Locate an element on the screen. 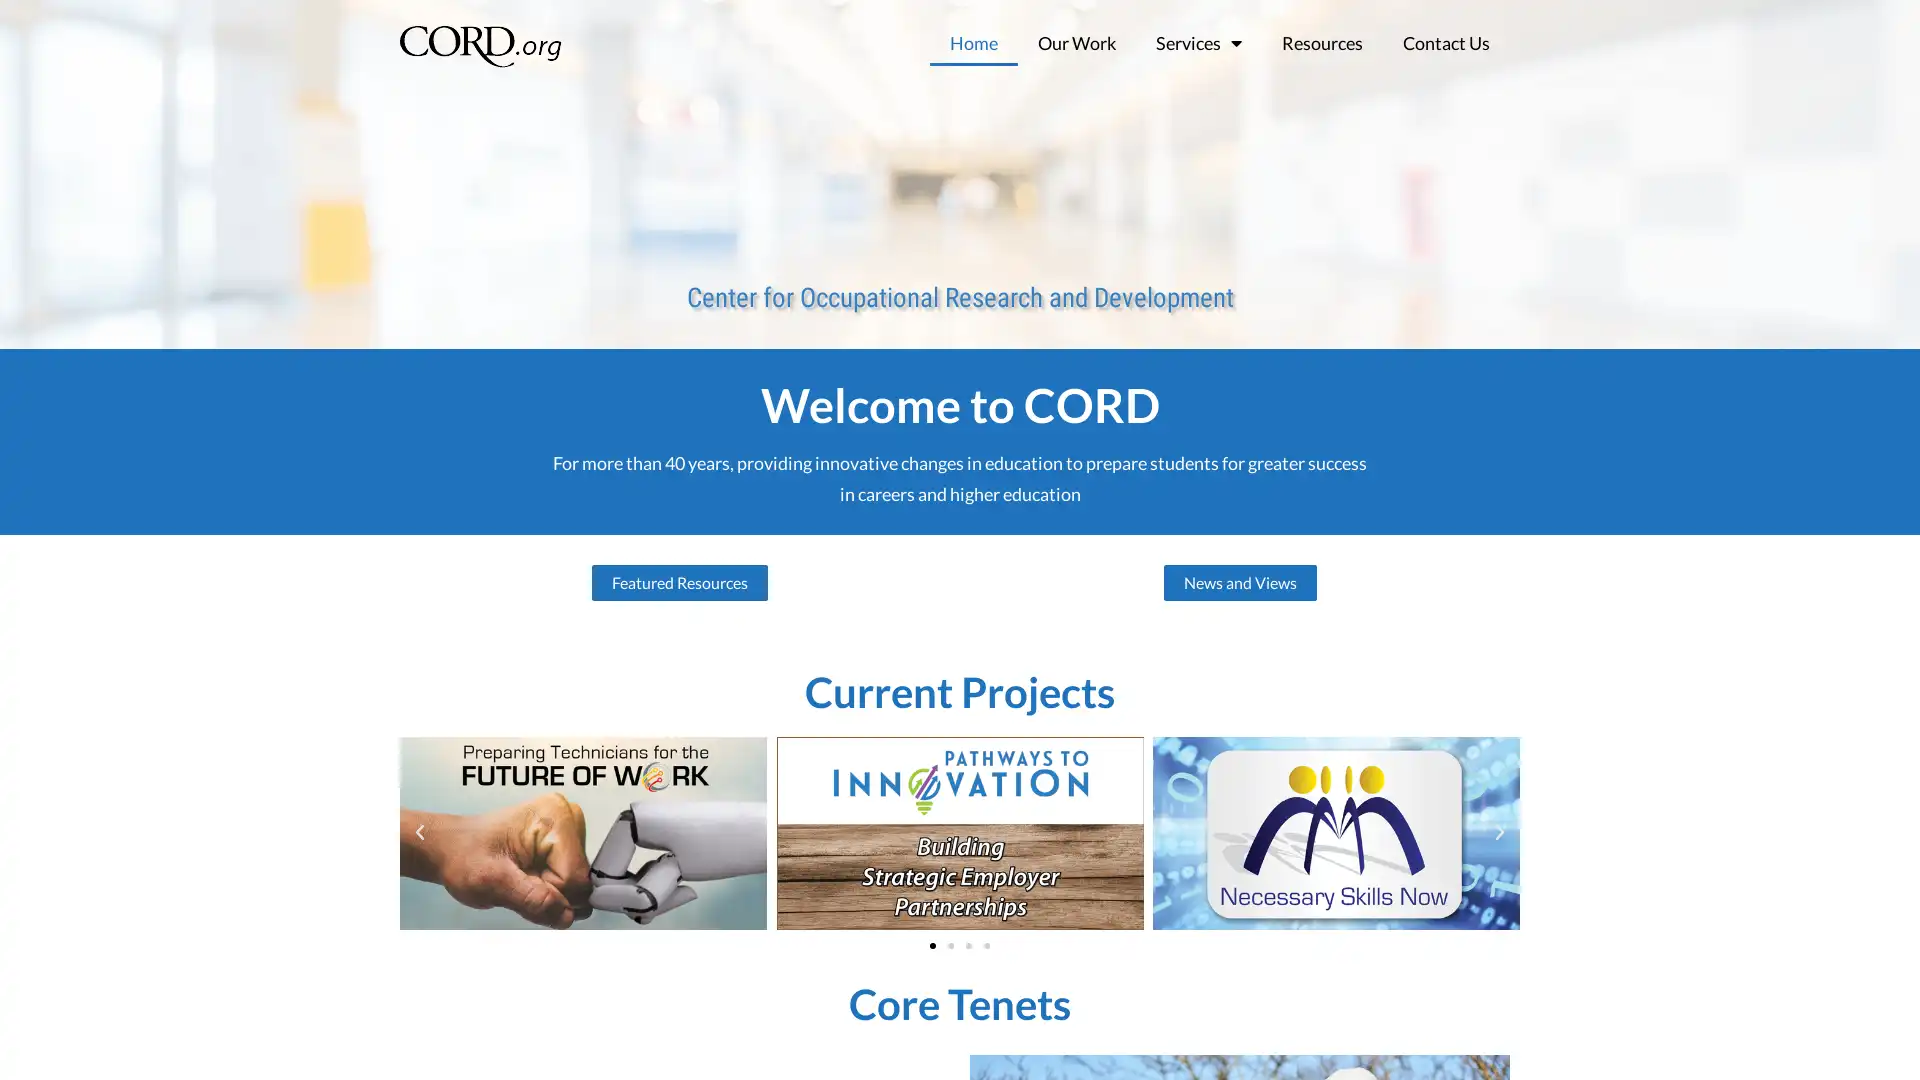  Go to slide 1 is located at coordinates (931, 945).